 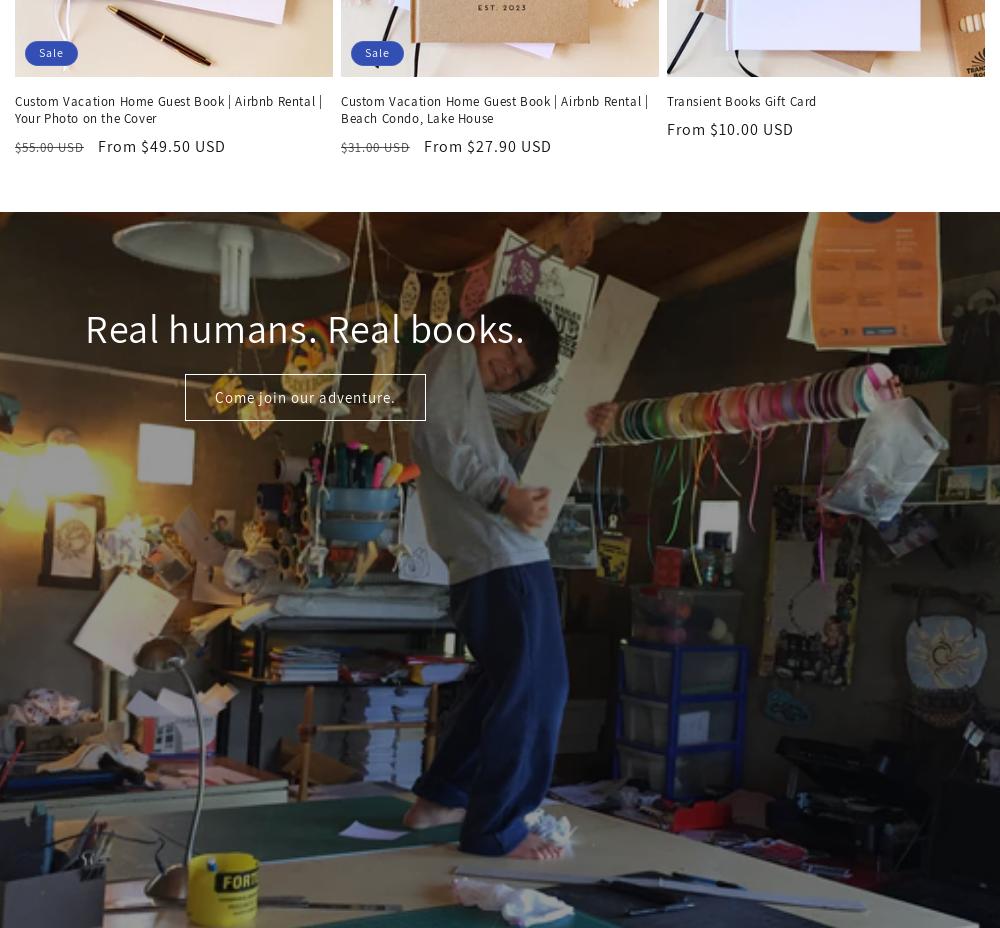 What do you see at coordinates (213, 396) in the screenshot?
I see `'Come join our adventure.'` at bounding box center [213, 396].